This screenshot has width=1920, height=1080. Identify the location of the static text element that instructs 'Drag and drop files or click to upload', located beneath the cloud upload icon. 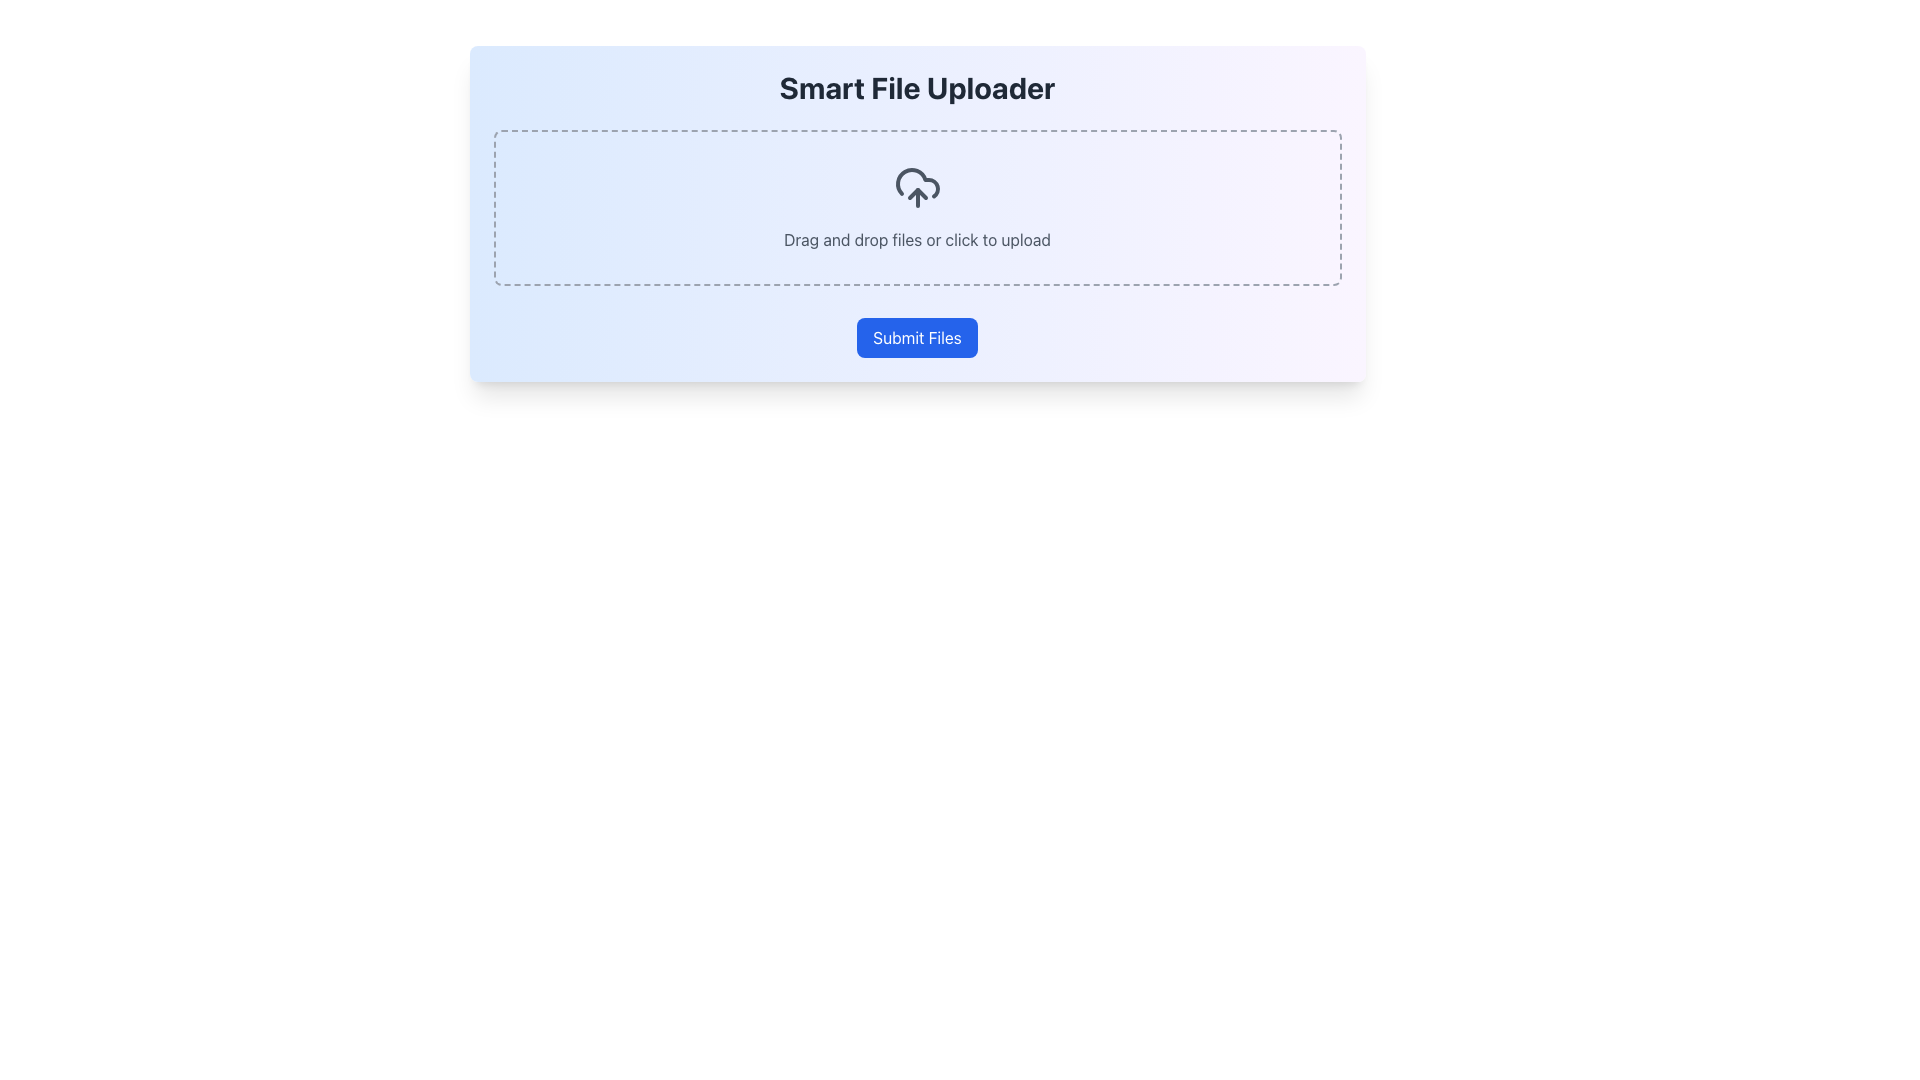
(916, 238).